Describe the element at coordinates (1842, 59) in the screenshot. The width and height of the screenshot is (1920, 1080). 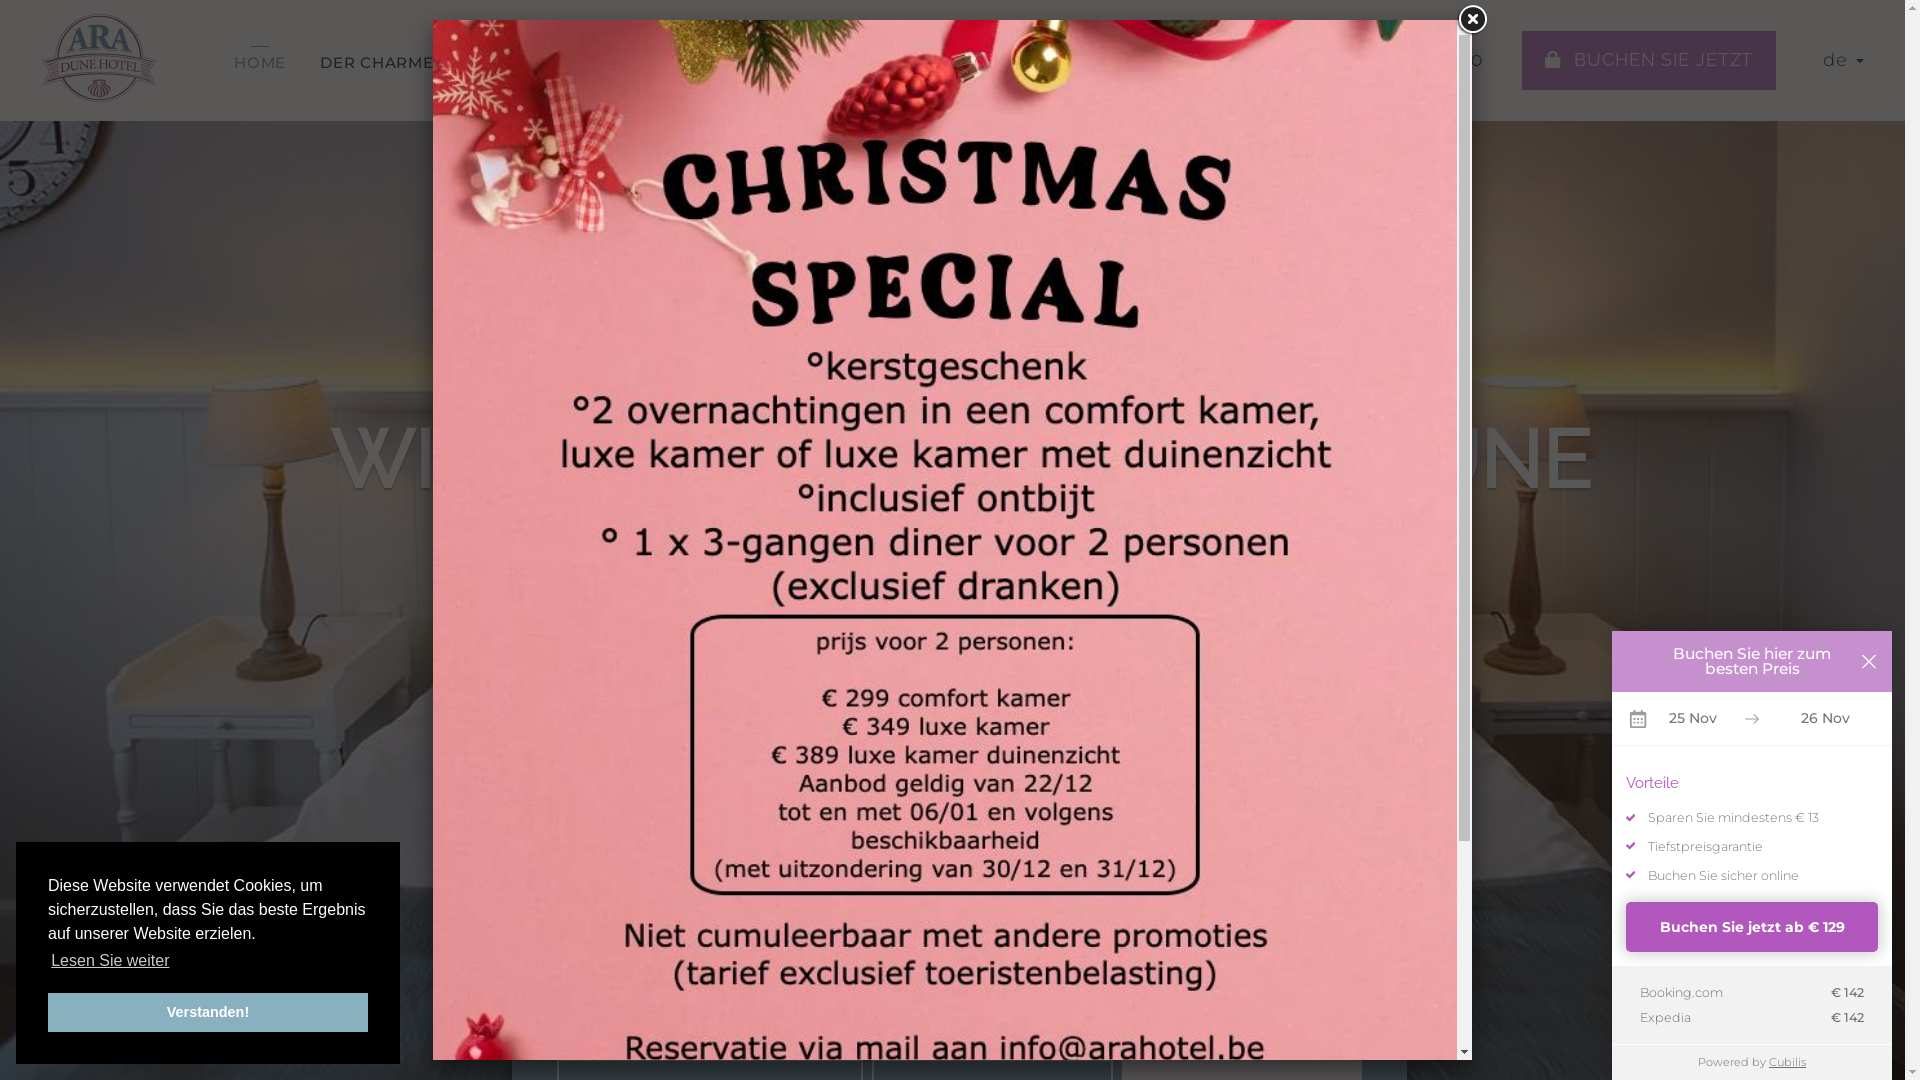
I see `'de'` at that location.